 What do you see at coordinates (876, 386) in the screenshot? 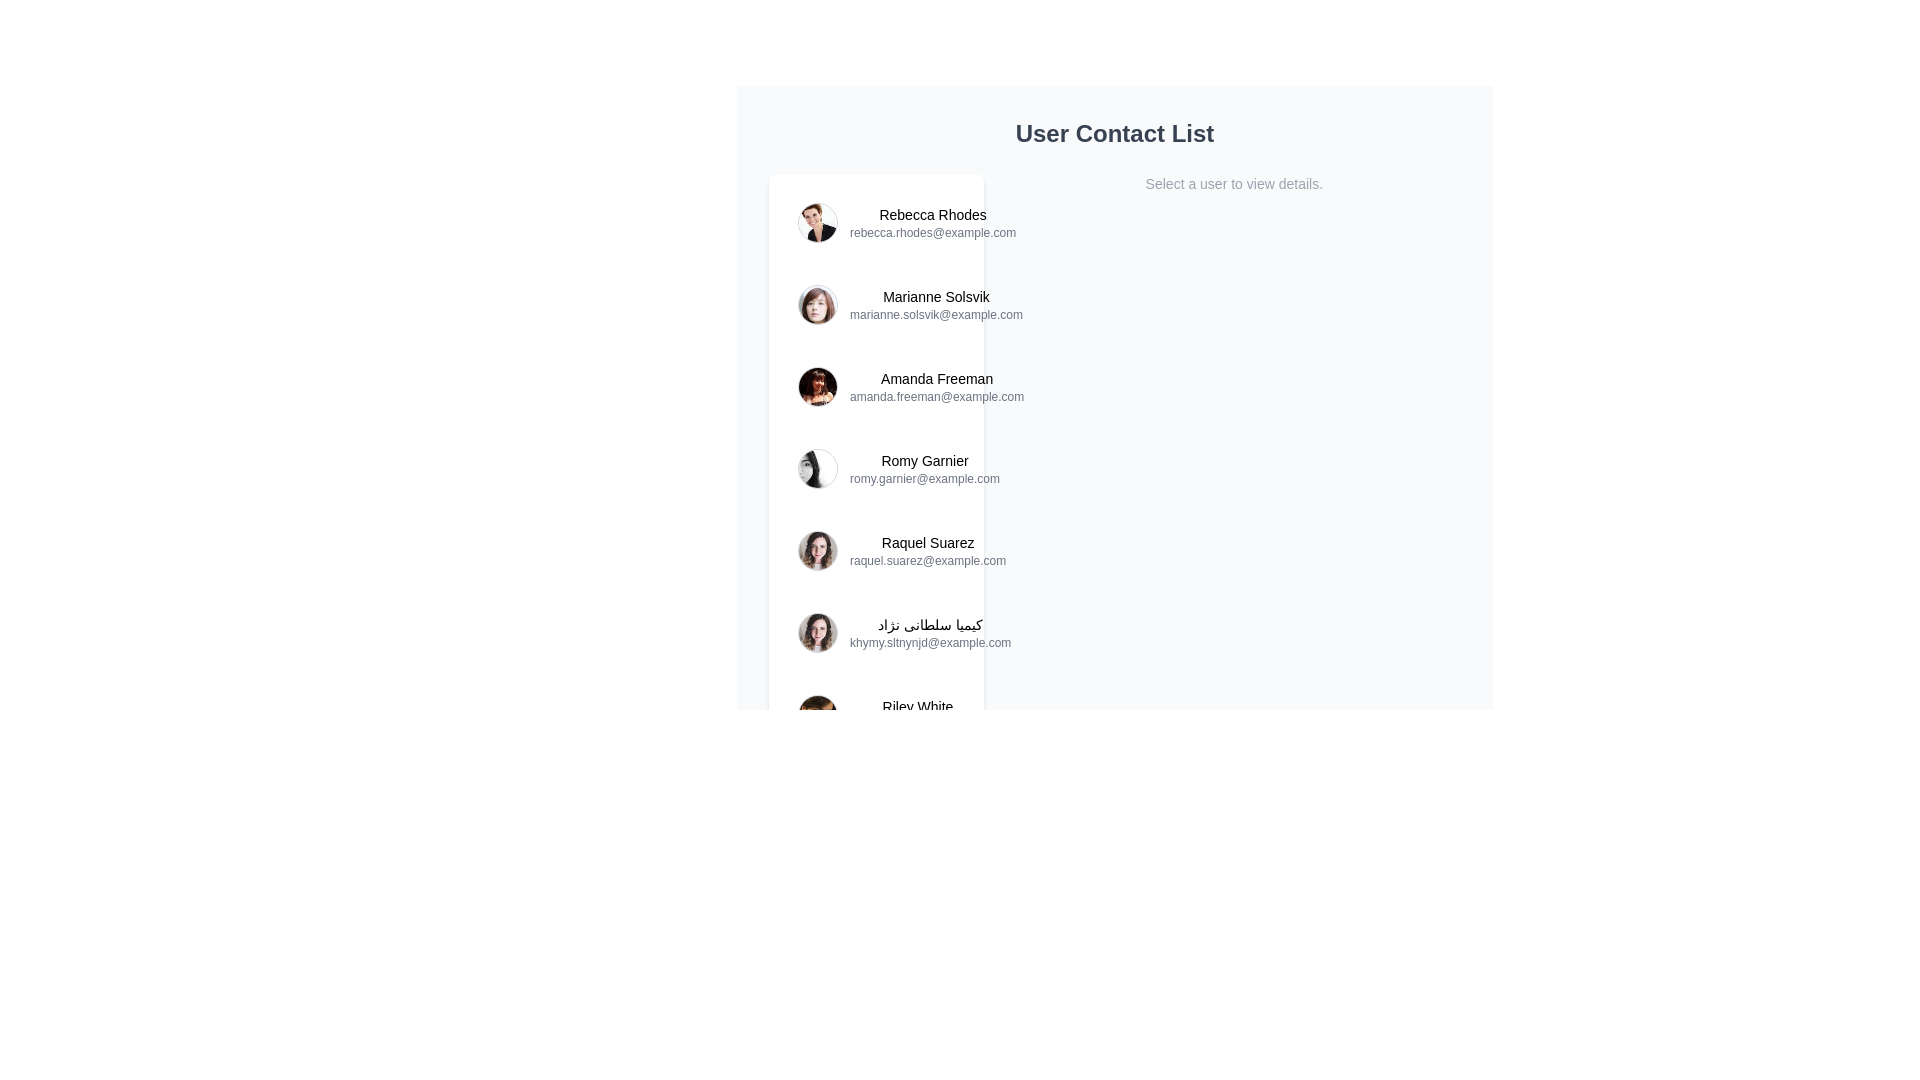
I see `the email address 'amanda.freeman@example.com' of the contact item for 'Amanda Freeman'` at bounding box center [876, 386].